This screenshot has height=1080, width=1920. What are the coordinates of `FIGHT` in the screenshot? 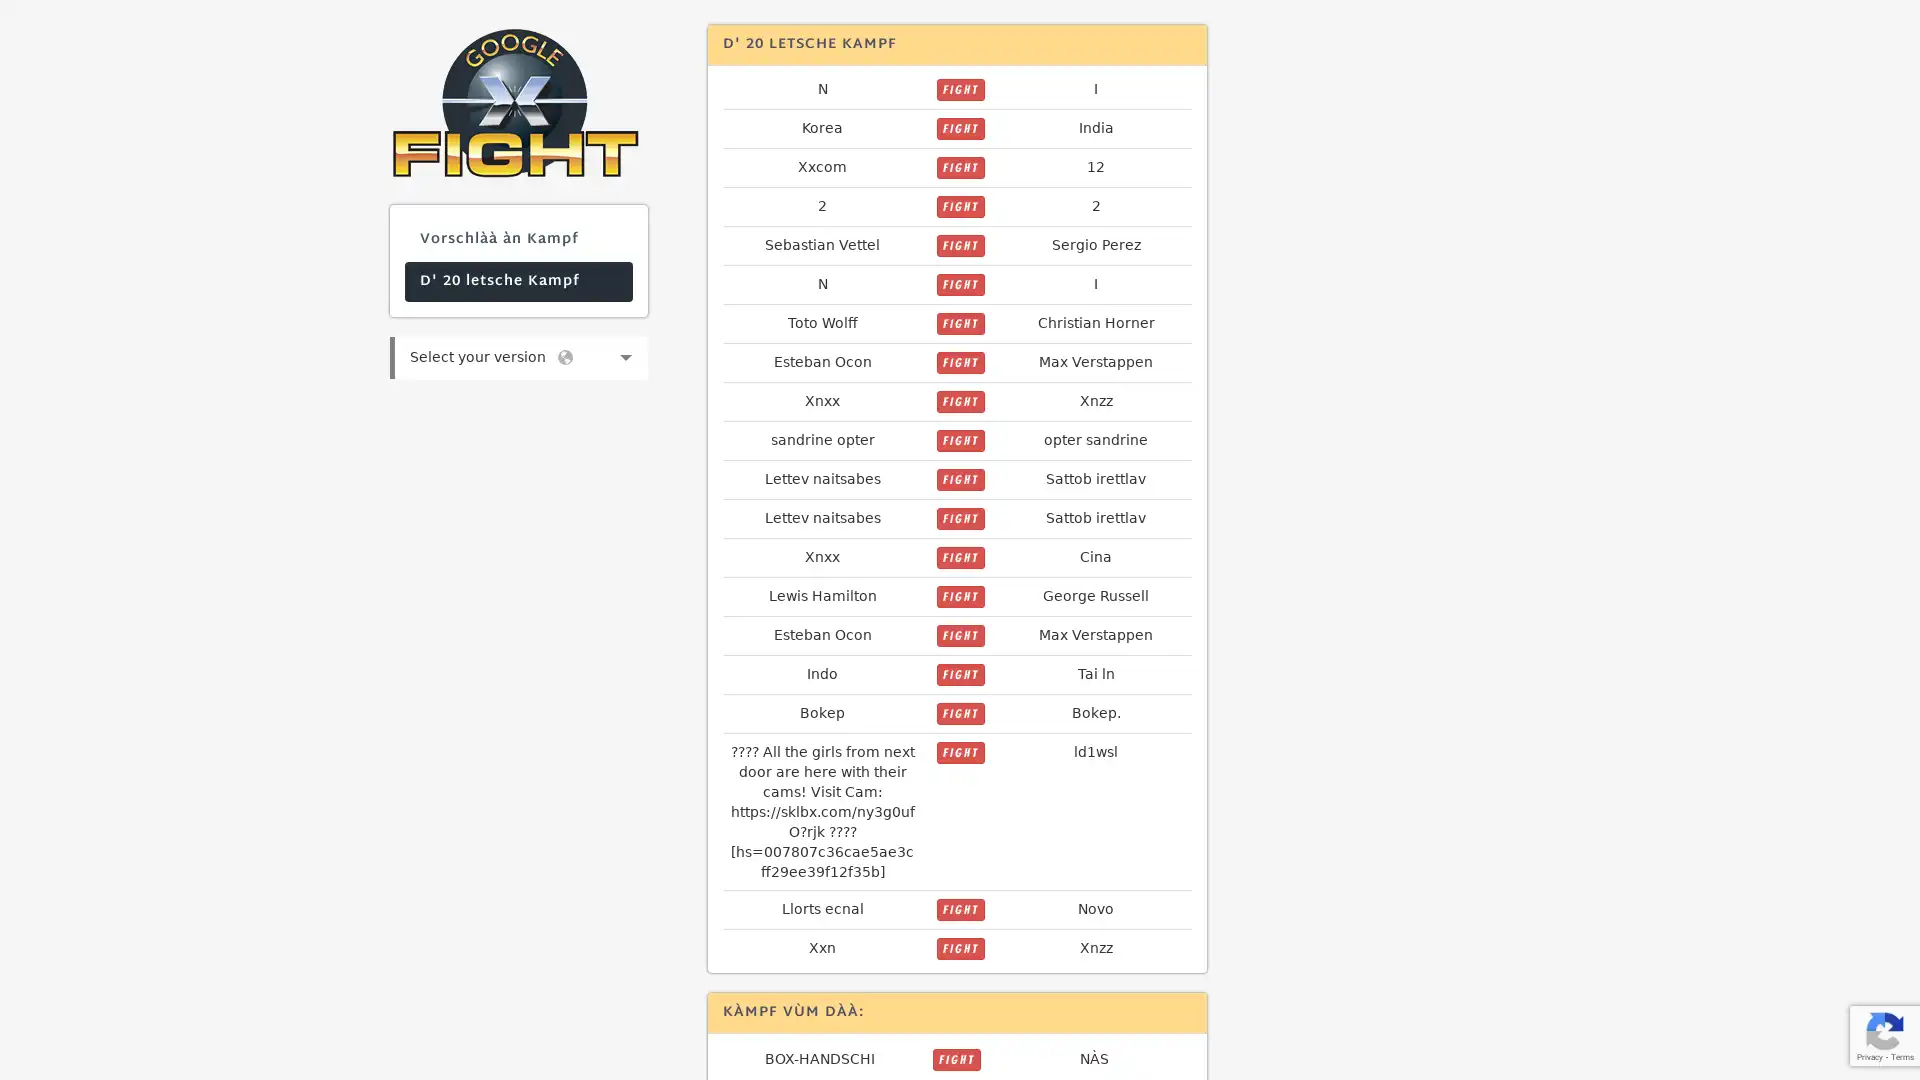 It's located at (960, 752).